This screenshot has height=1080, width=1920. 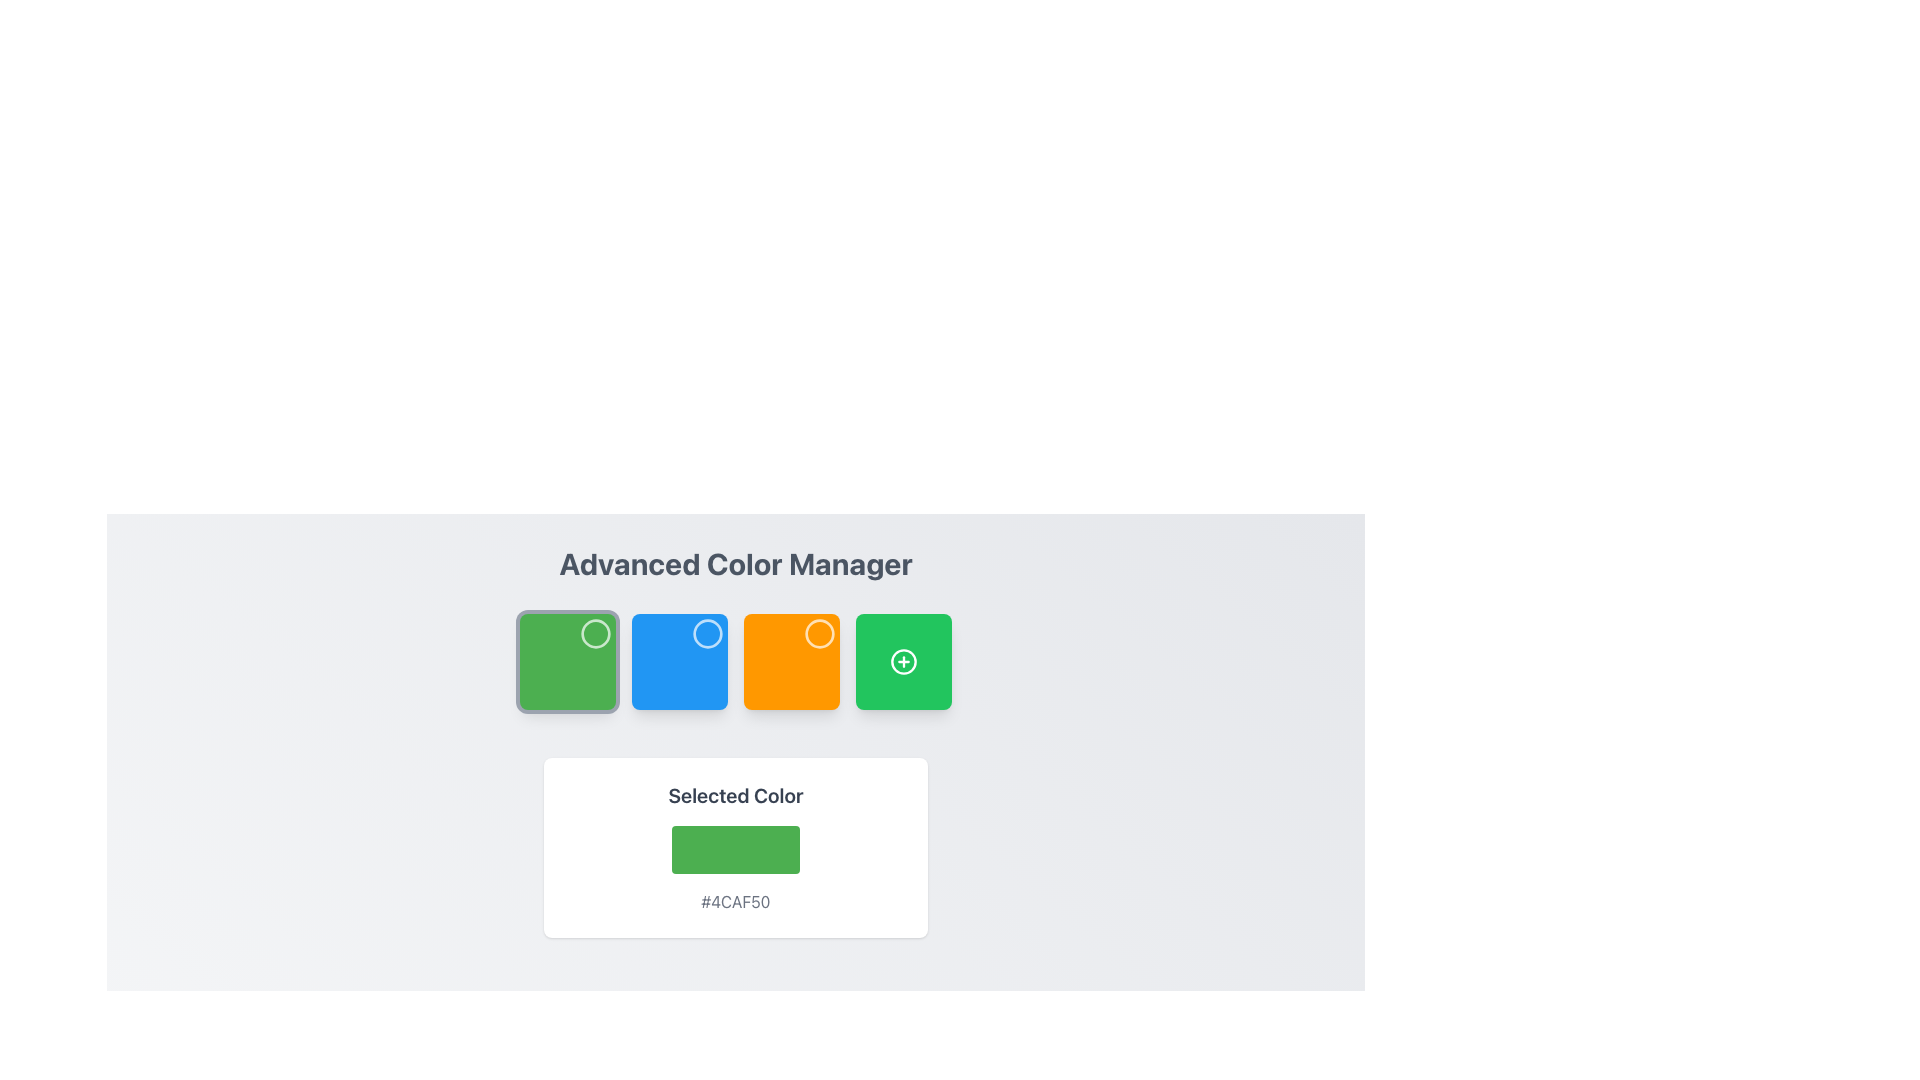 What do you see at coordinates (902, 662) in the screenshot?
I see `the square-shaped button with a green background and white text, which is the fourth item in a grid layout` at bounding box center [902, 662].